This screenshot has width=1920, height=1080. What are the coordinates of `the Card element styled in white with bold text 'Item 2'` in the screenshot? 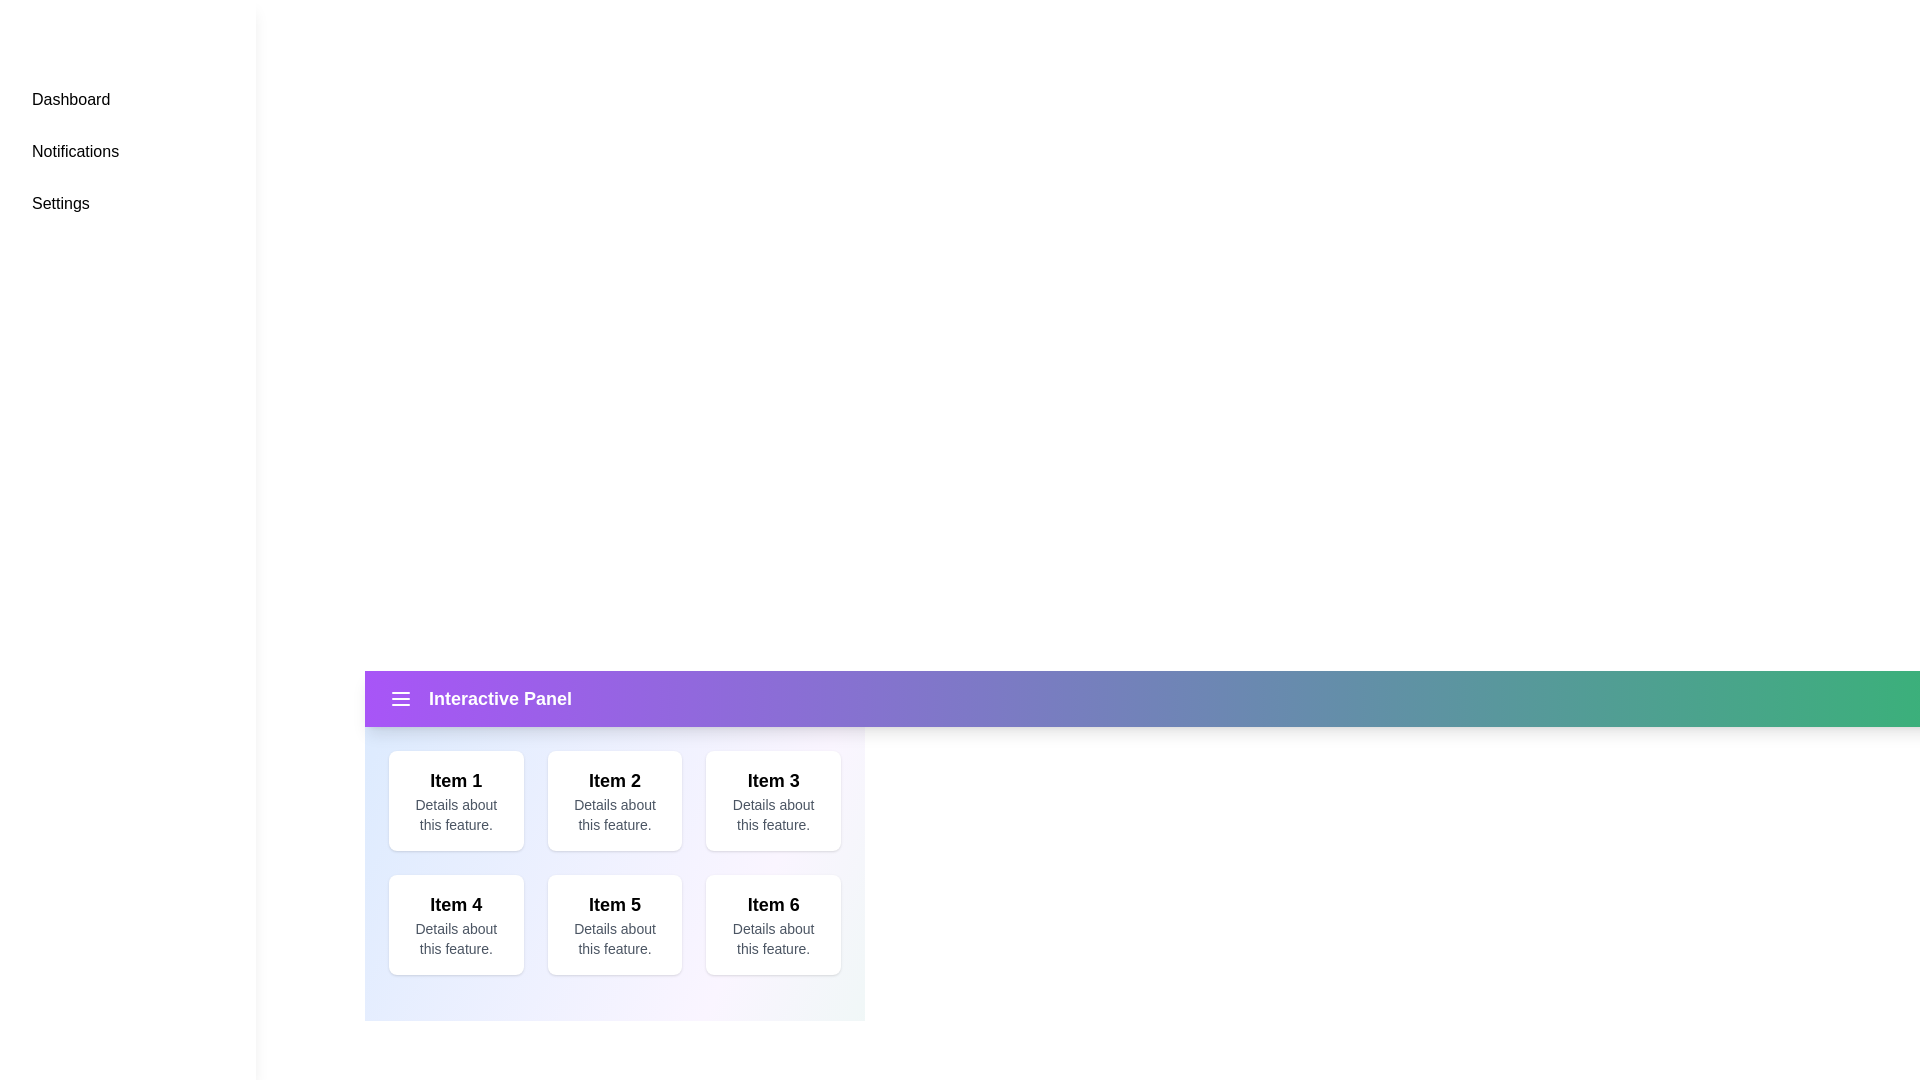 It's located at (613, 833).